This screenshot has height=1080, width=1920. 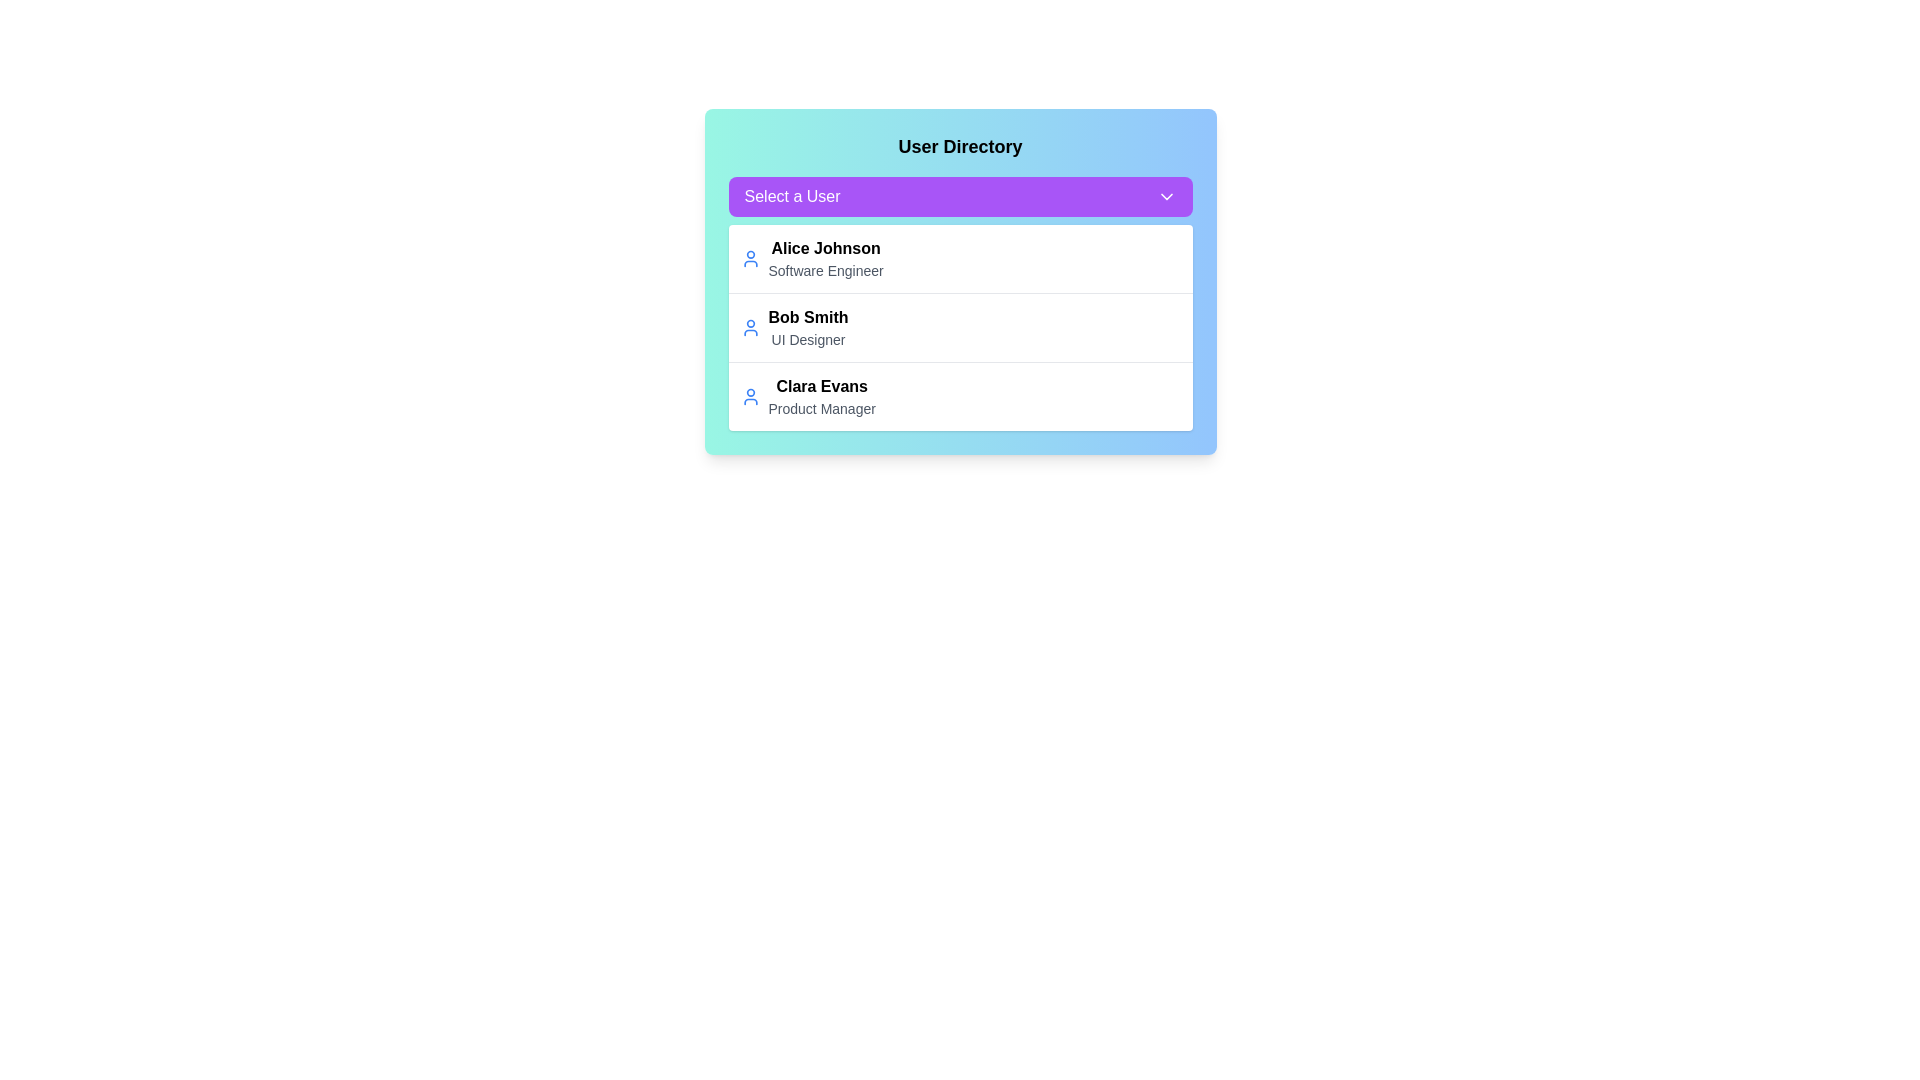 I want to click on the profile entry of Clara Evans in the User Directory, so click(x=822, y=397).